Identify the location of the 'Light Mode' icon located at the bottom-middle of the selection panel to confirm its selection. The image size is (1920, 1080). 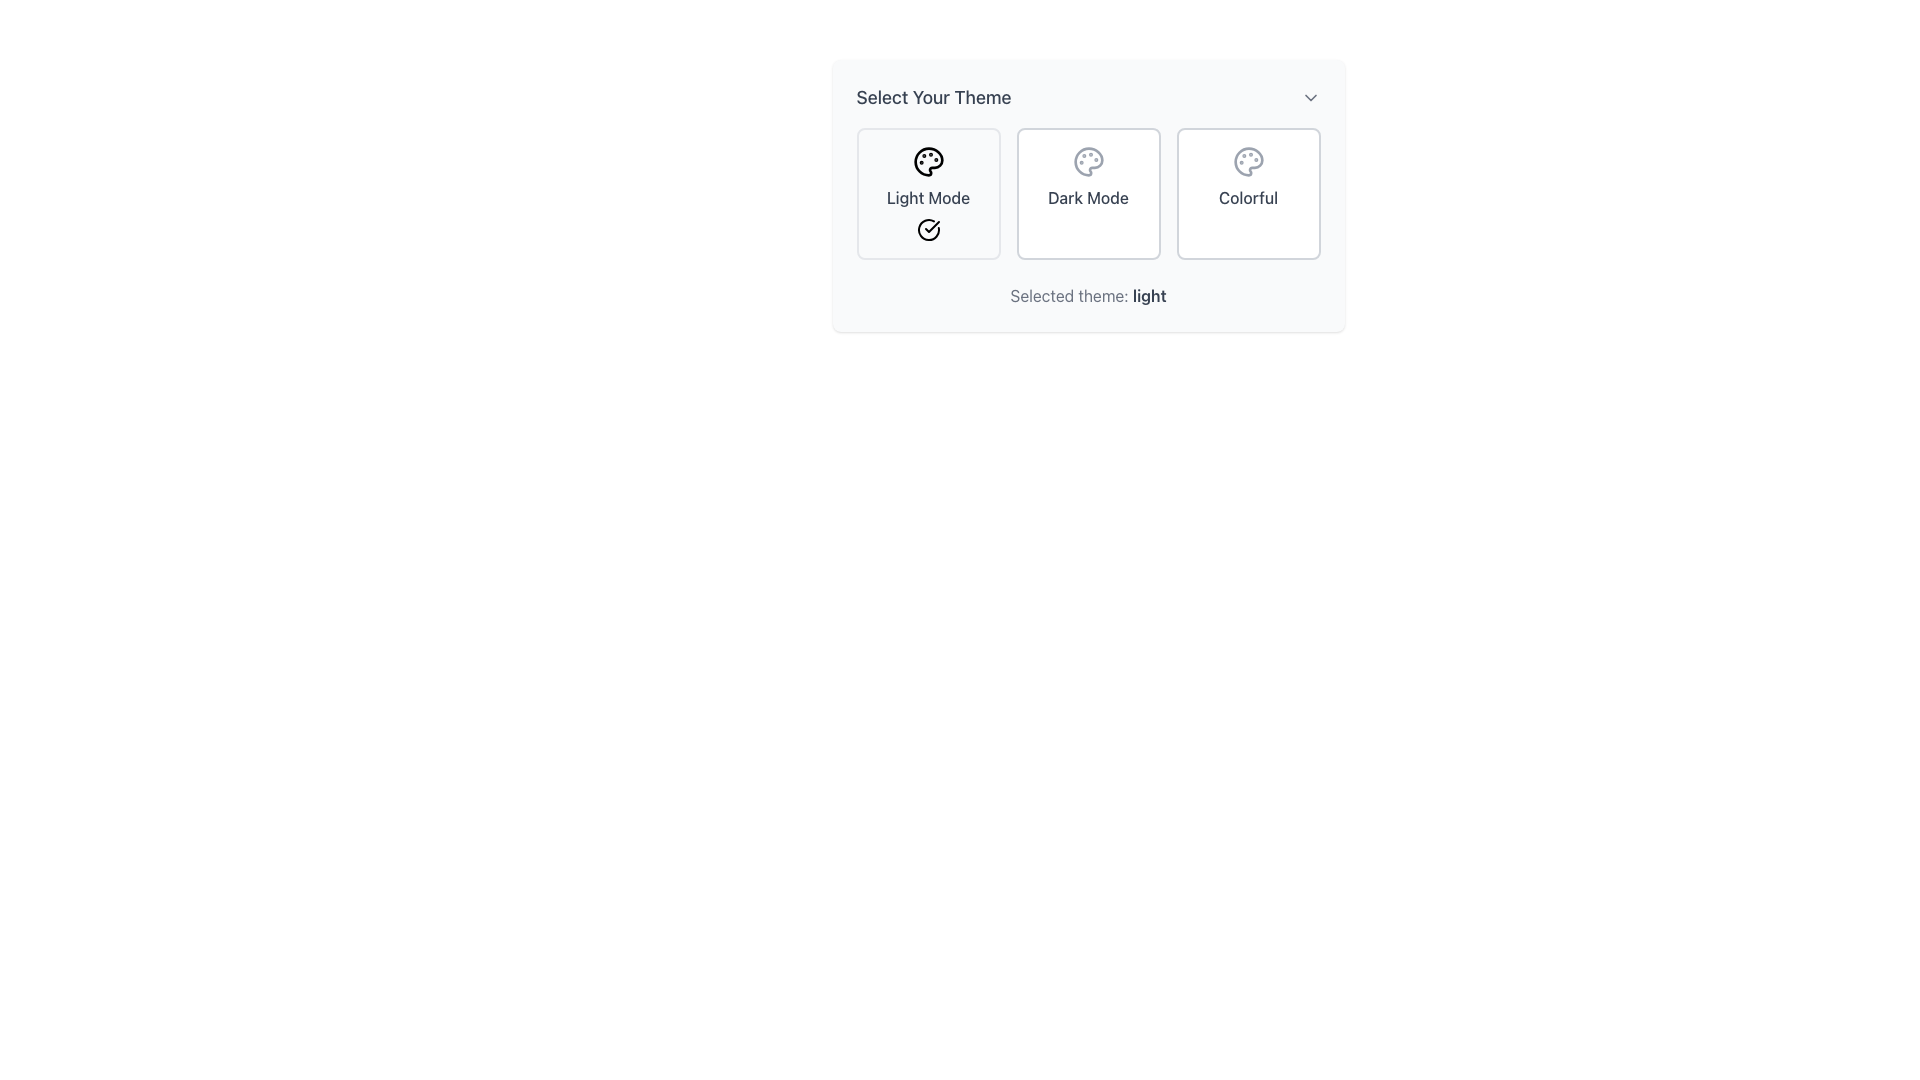
(927, 229).